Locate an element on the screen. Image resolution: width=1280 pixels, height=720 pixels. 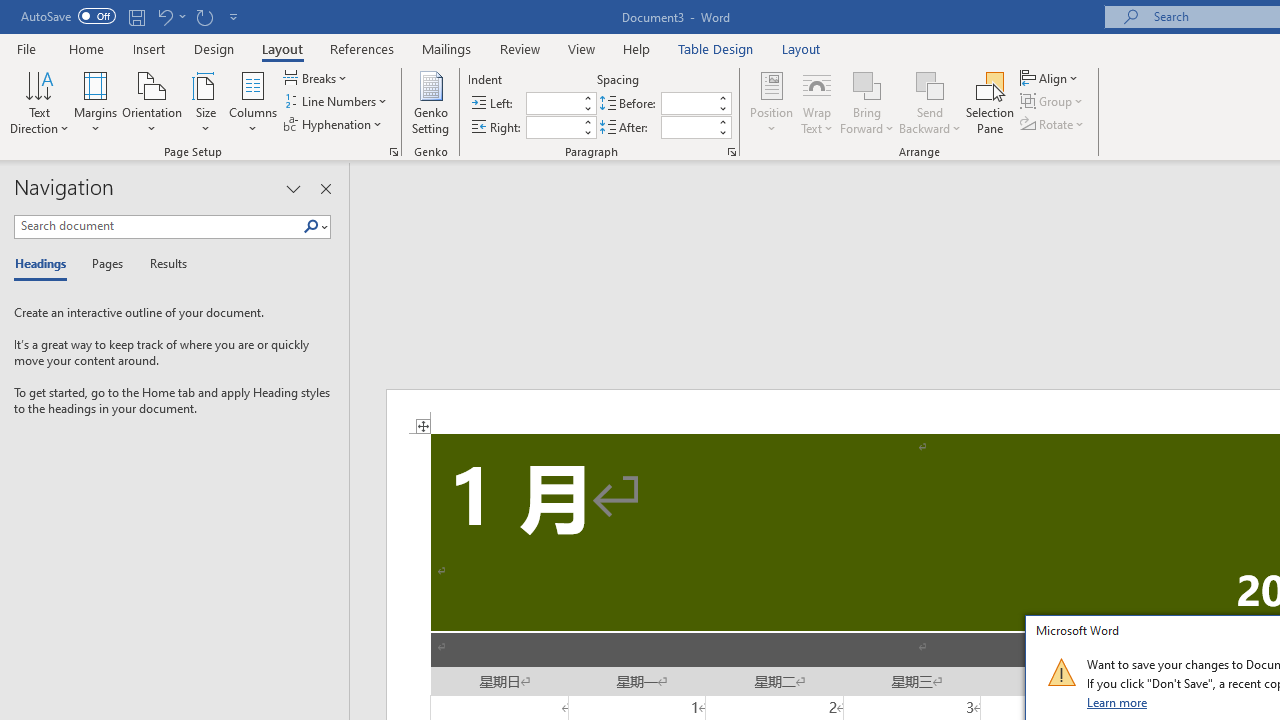
'Less' is located at coordinates (721, 132).